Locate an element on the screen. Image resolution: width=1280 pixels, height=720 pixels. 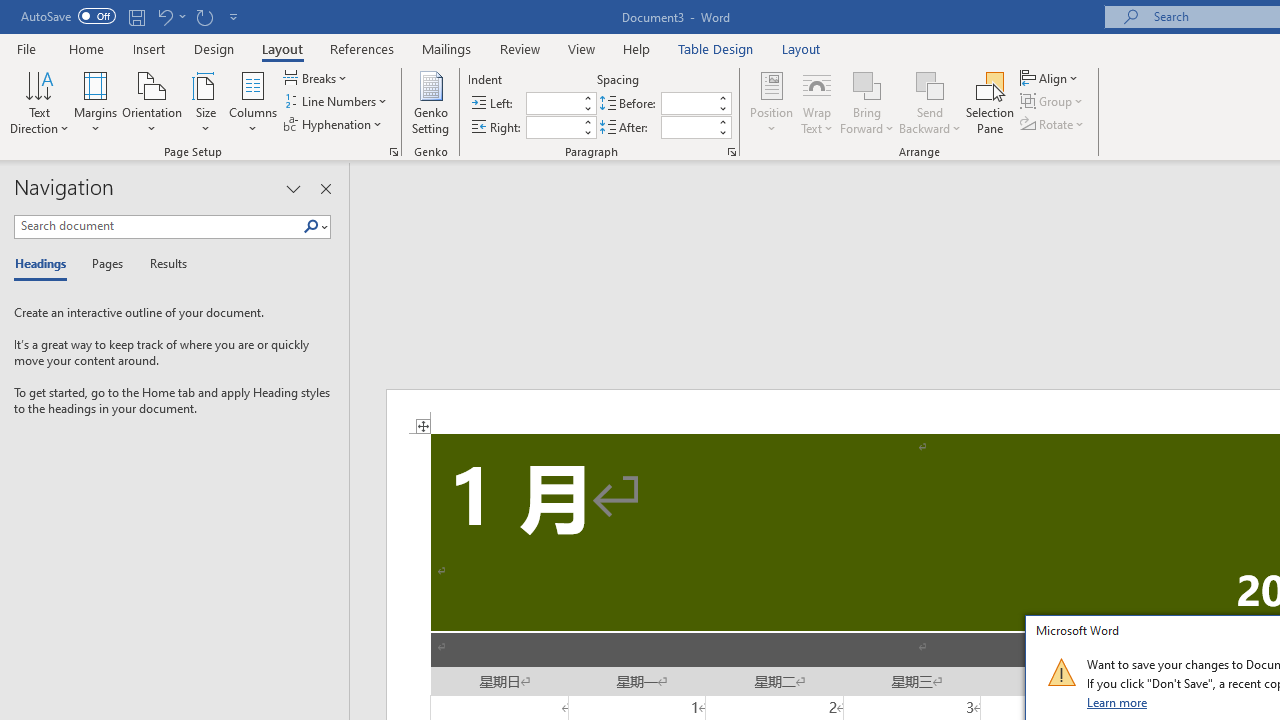
'Less' is located at coordinates (721, 132).